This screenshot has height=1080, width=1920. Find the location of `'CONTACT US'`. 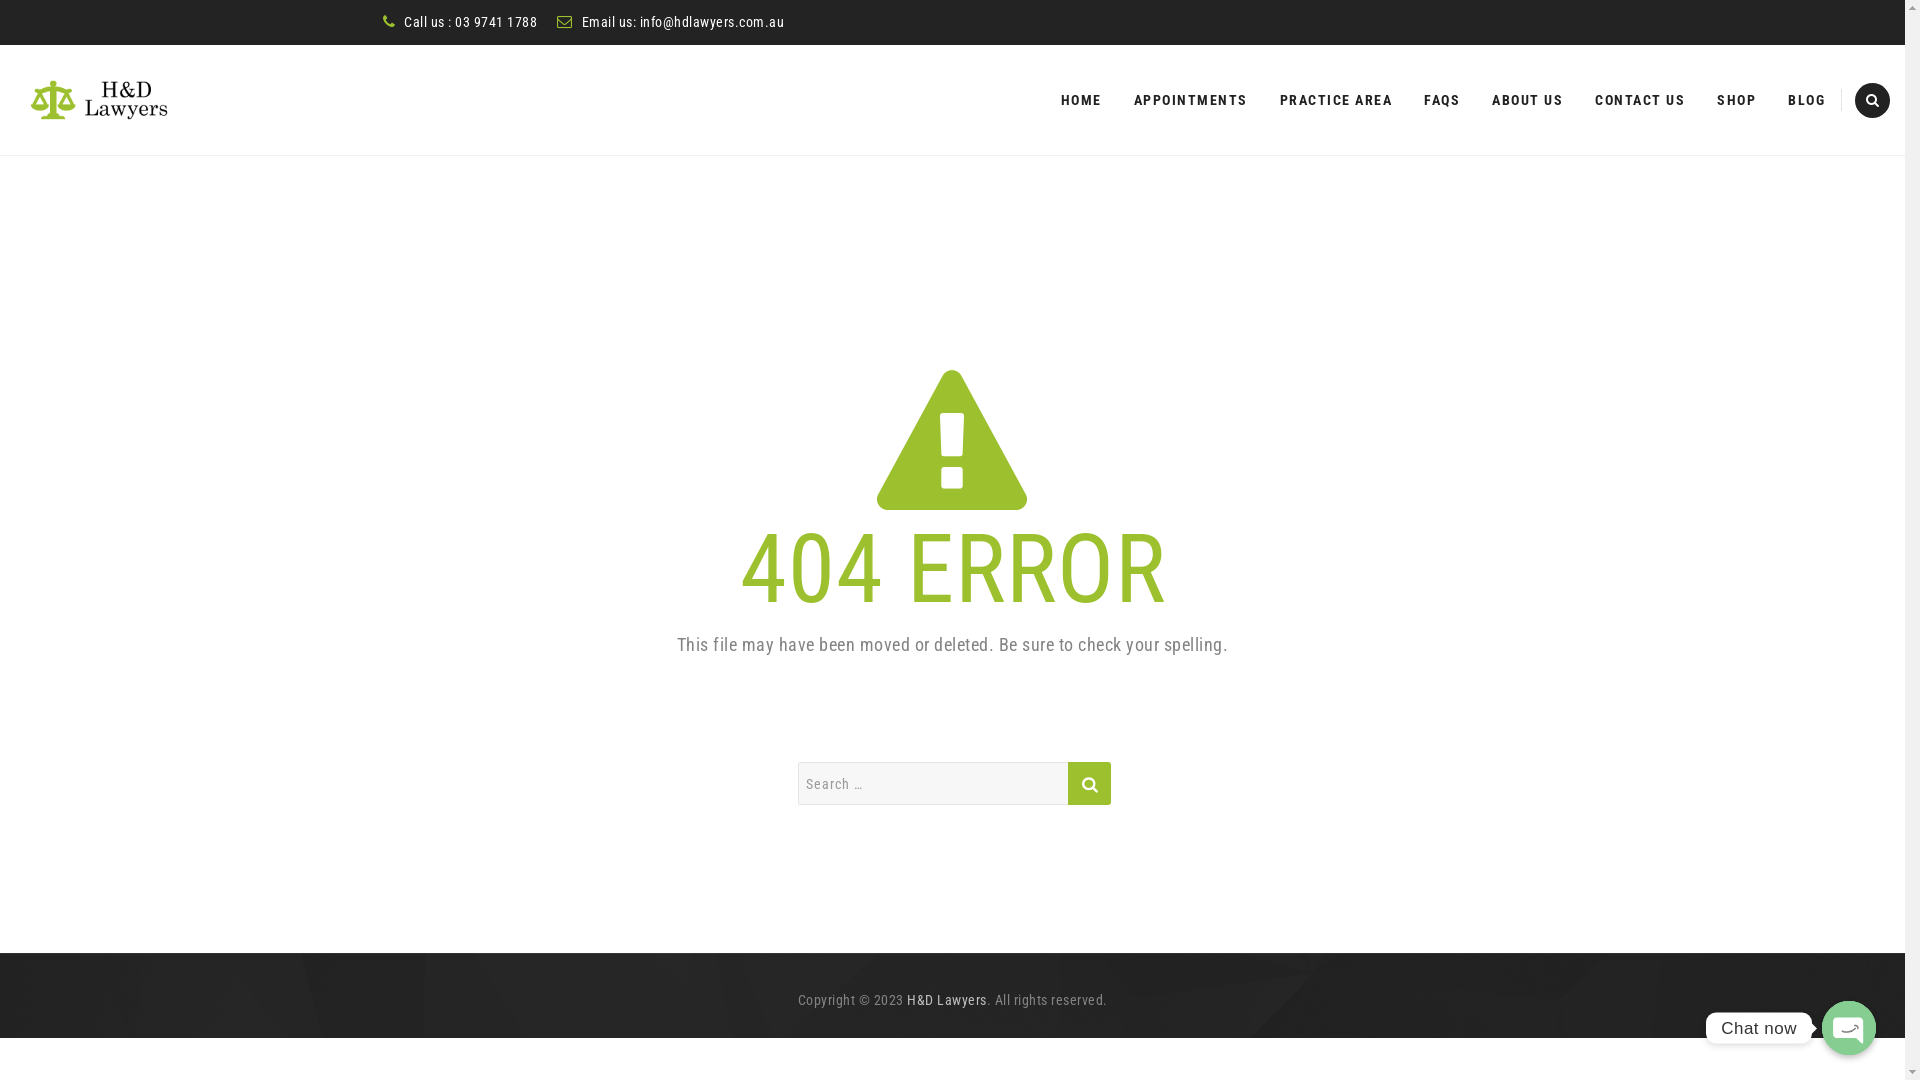

'CONTACT US' is located at coordinates (1640, 100).